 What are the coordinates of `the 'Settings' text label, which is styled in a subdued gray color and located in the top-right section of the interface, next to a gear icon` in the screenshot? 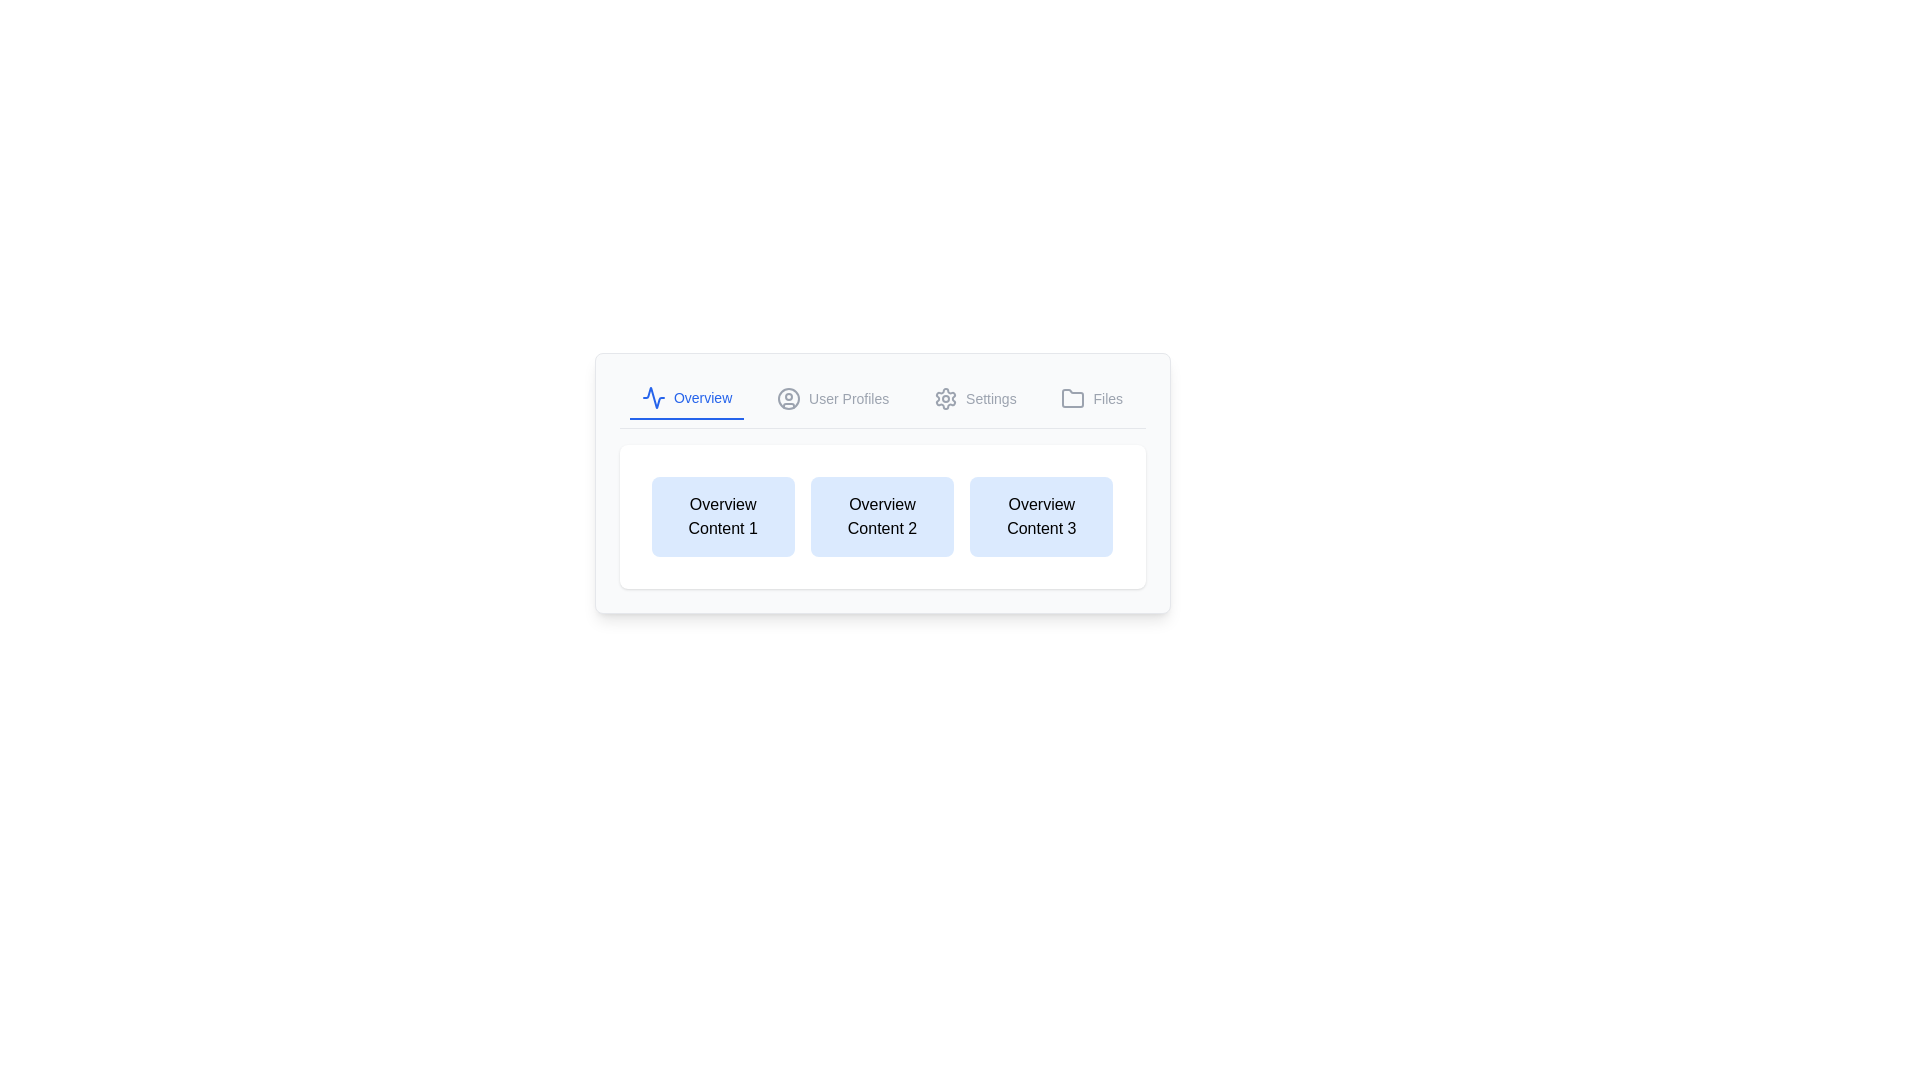 It's located at (991, 398).